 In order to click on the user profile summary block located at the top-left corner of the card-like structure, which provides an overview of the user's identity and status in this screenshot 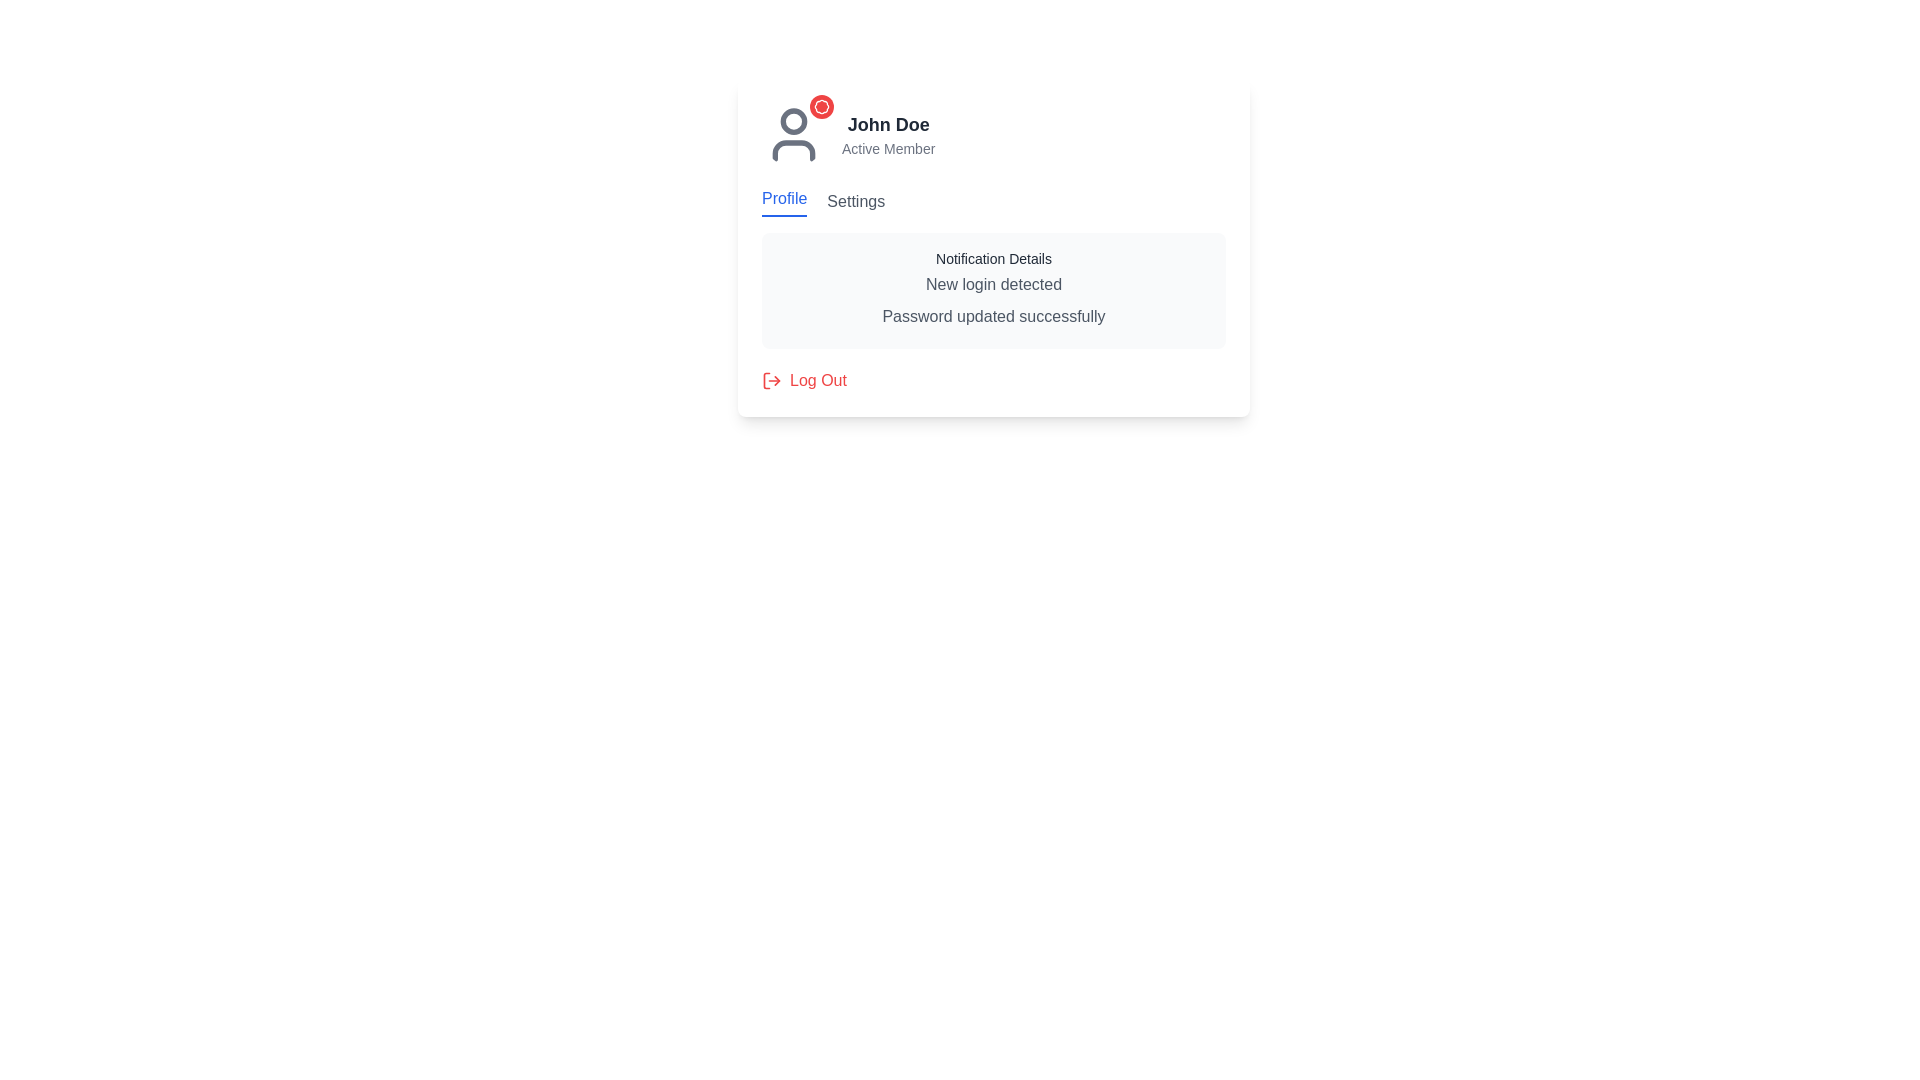, I will do `click(993, 135)`.